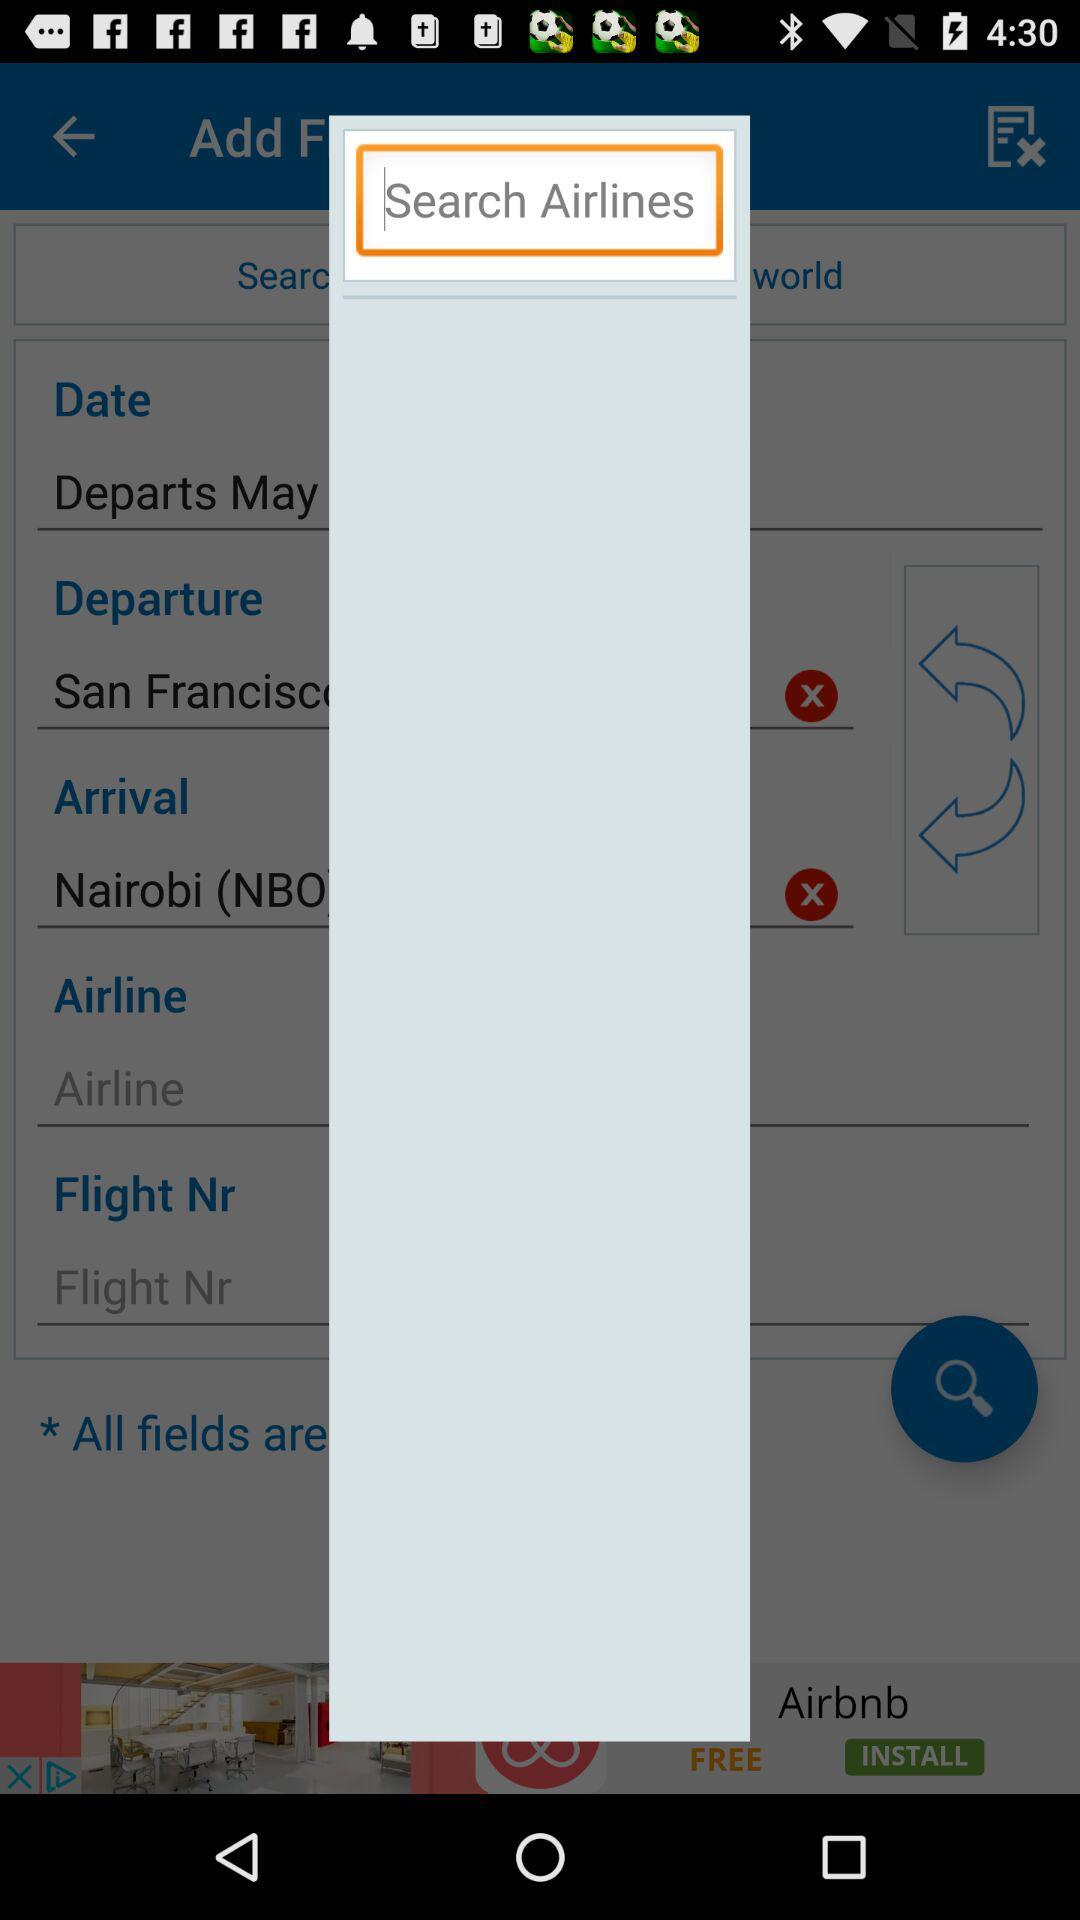  Describe the element at coordinates (538, 205) in the screenshot. I see `search button` at that location.